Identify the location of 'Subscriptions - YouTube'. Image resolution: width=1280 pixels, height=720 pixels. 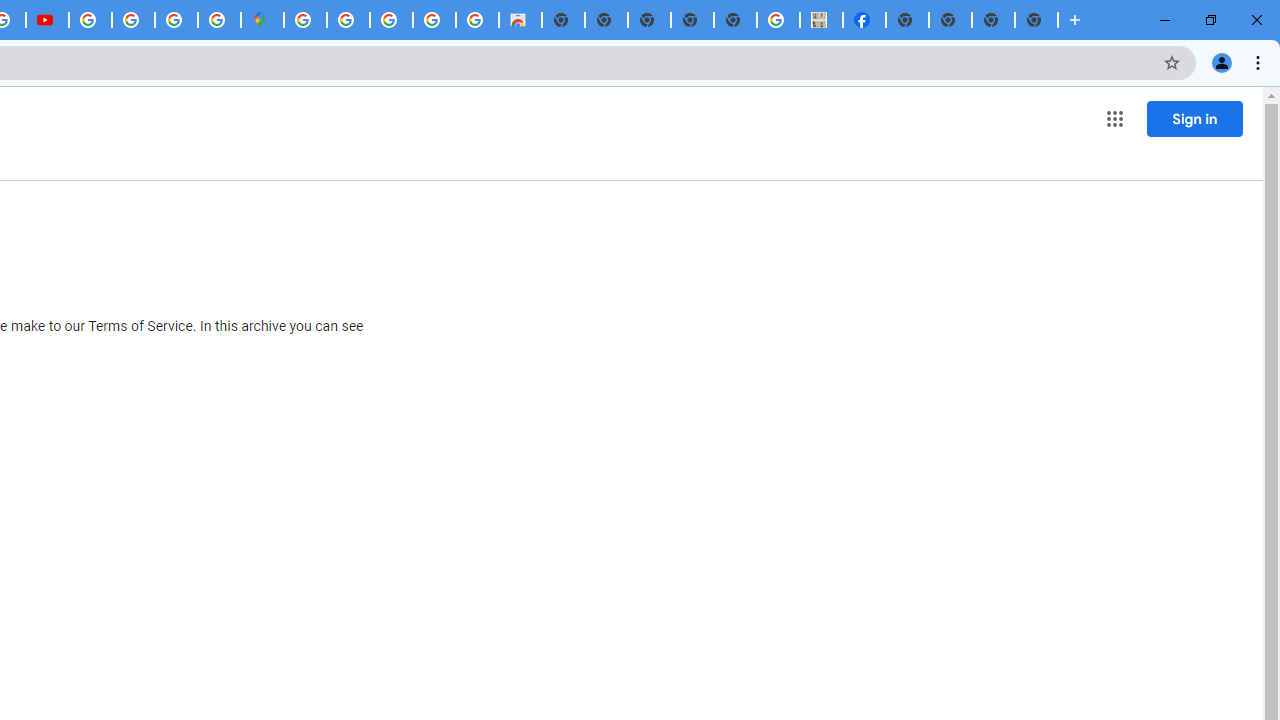
(47, 20).